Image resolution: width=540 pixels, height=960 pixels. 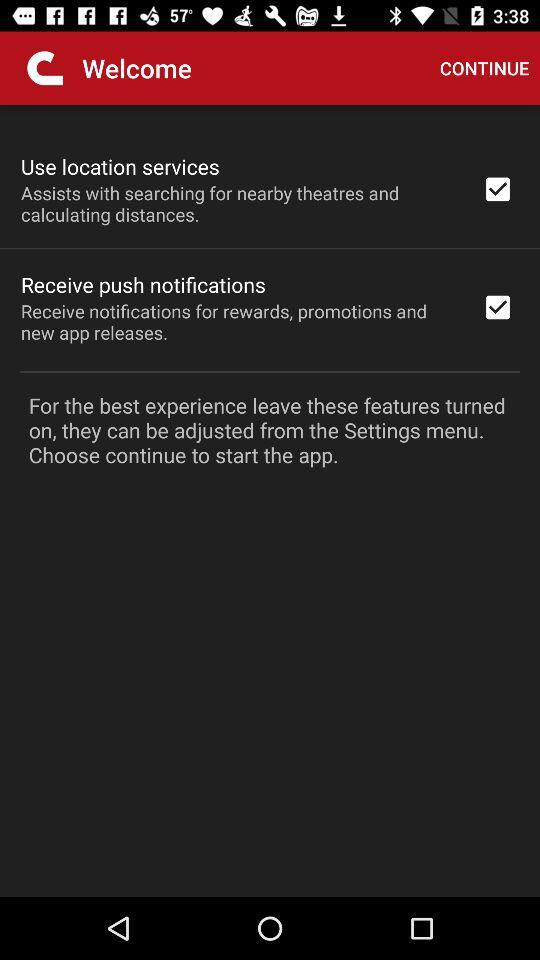 What do you see at coordinates (238, 203) in the screenshot?
I see `the item below the use location services icon` at bounding box center [238, 203].